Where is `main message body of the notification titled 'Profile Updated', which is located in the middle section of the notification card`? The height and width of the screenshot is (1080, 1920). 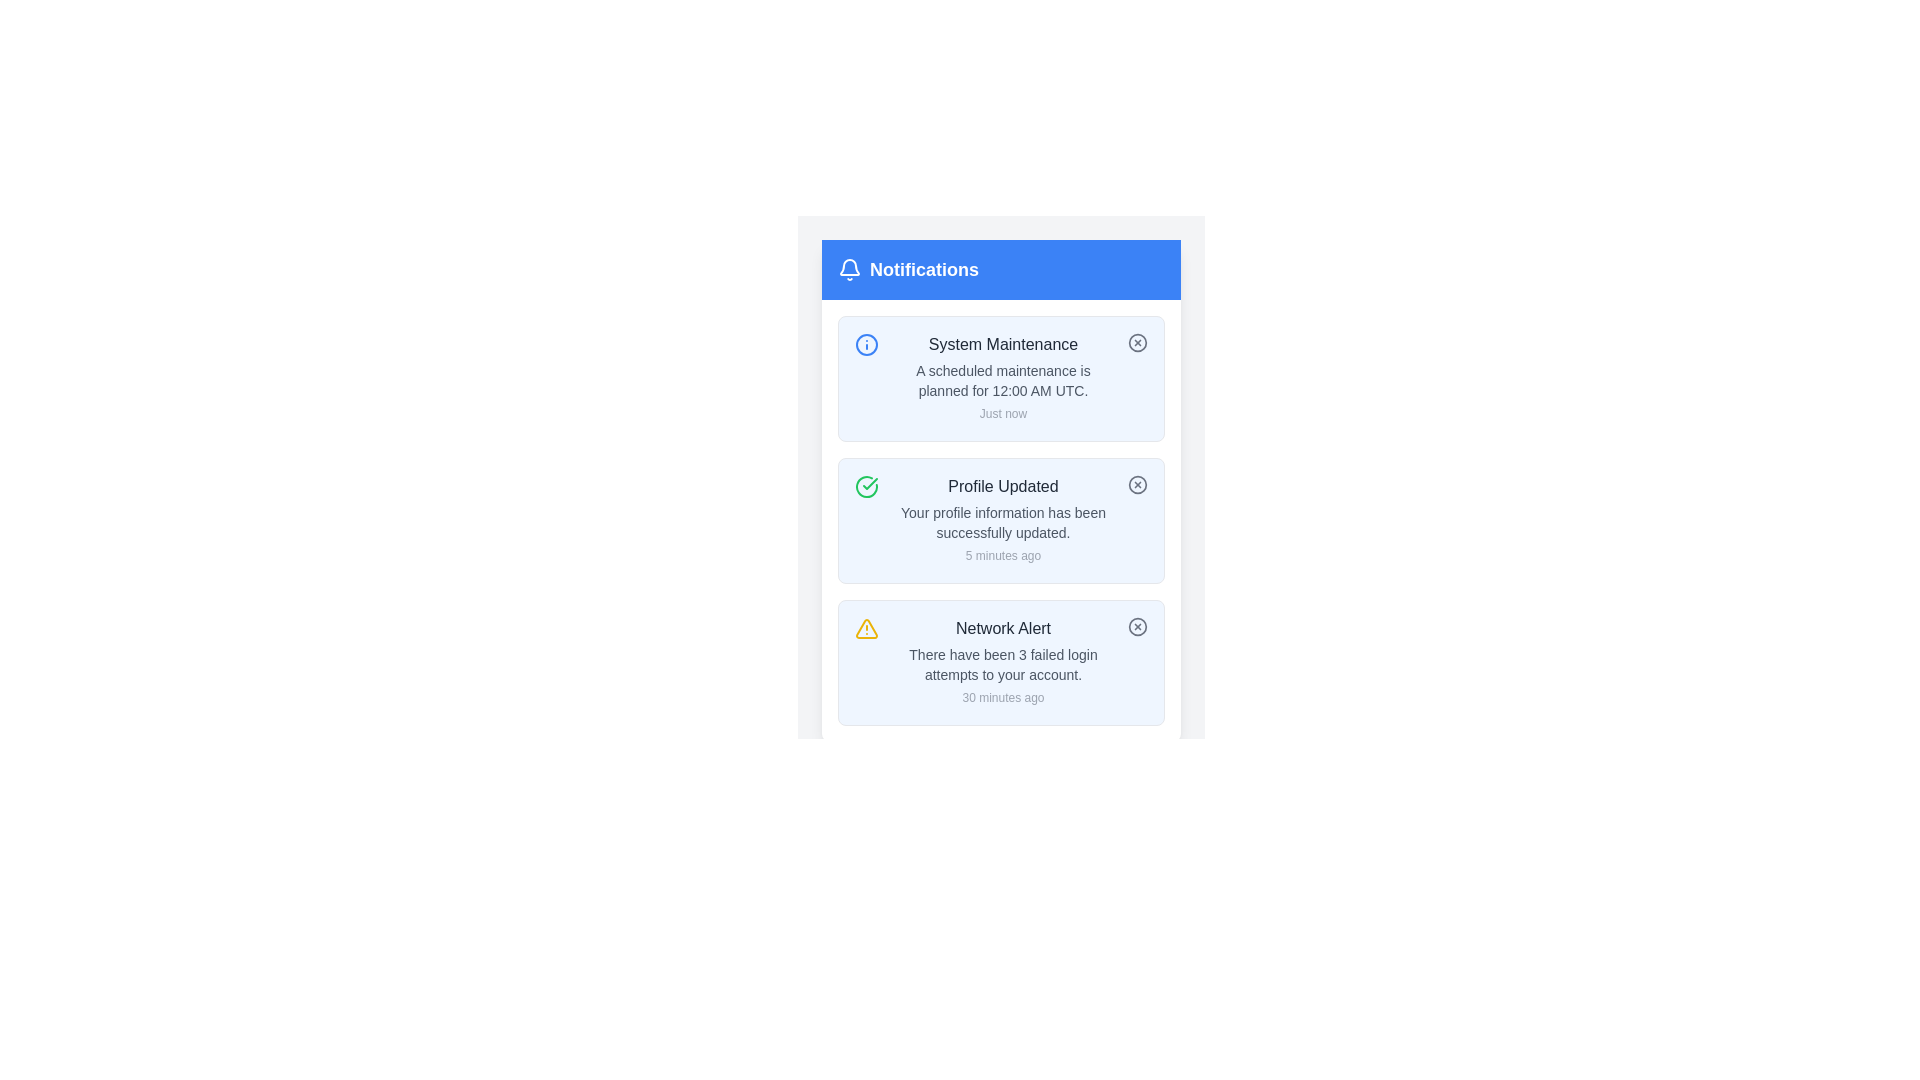
main message body of the notification titled 'Profile Updated', which is located in the middle section of the notification card is located at coordinates (1003, 522).